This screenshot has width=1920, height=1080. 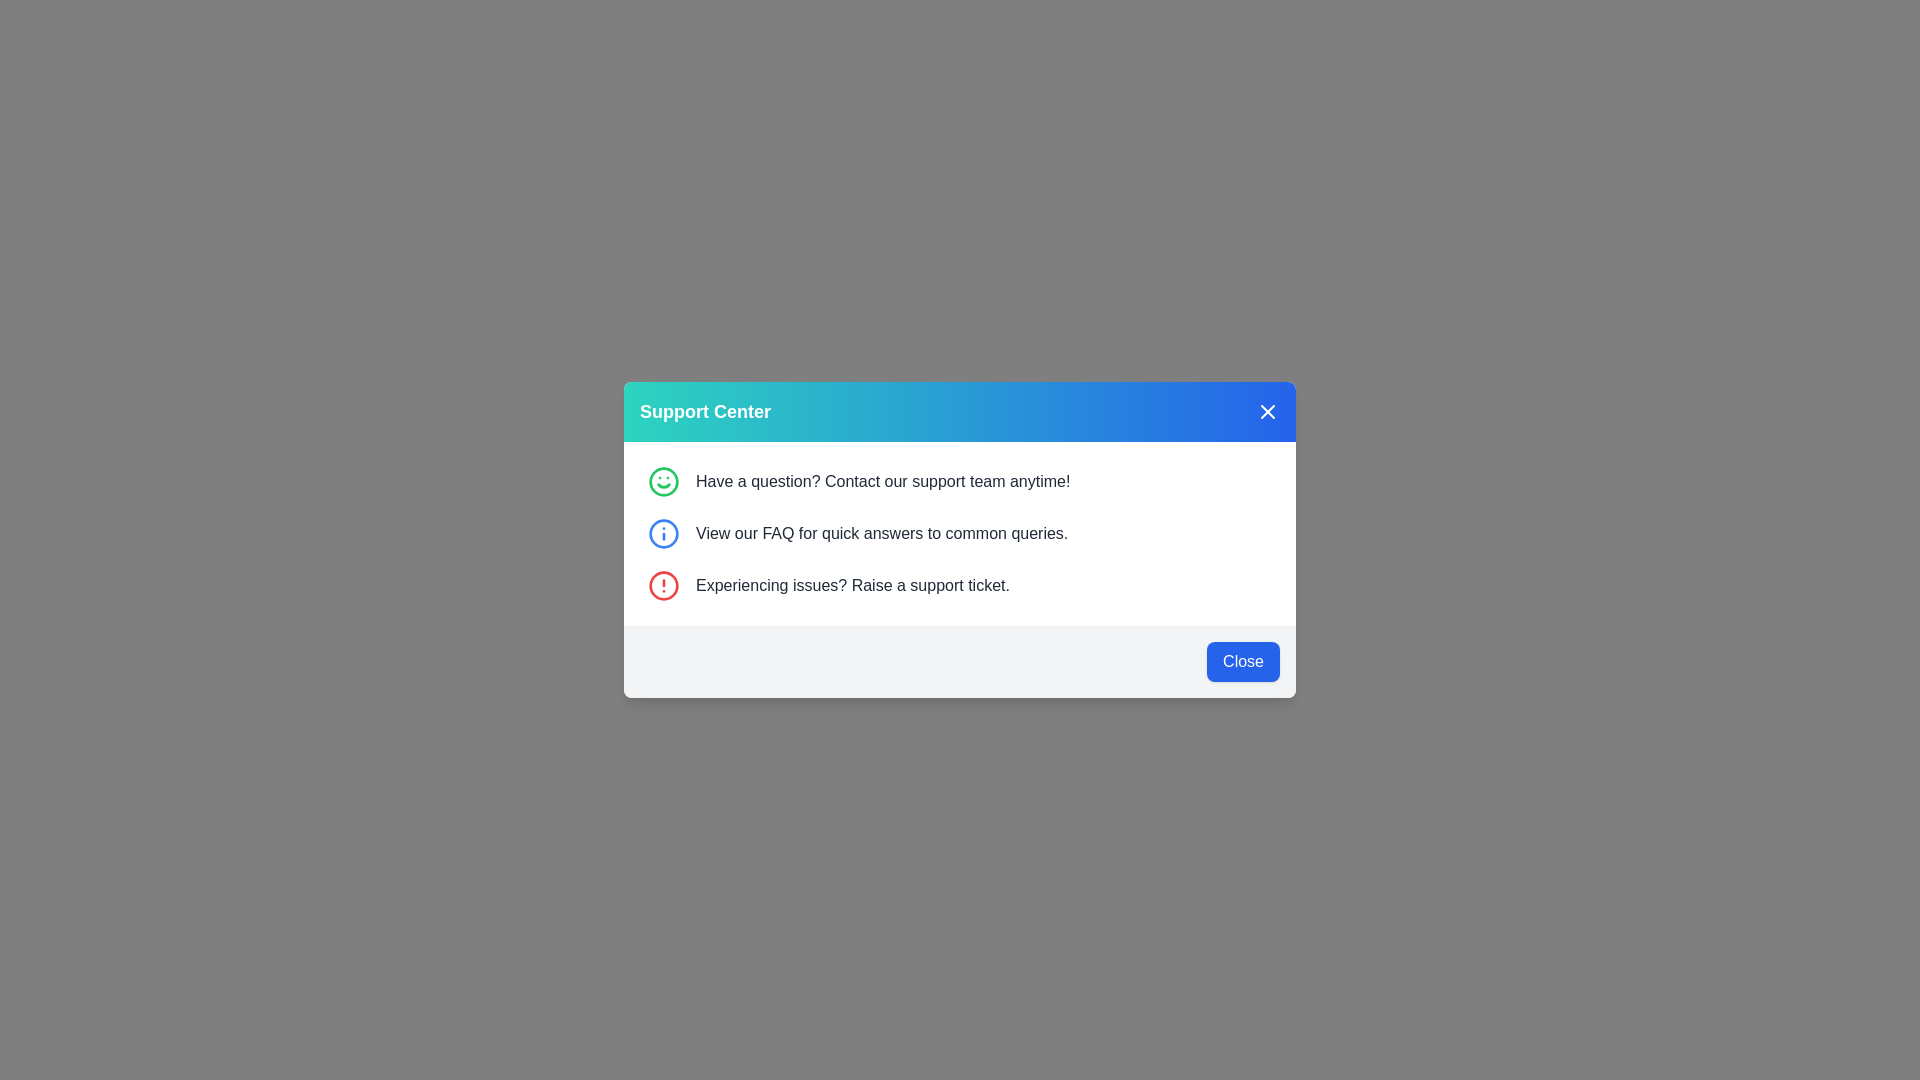 What do you see at coordinates (663, 532) in the screenshot?
I see `the SVG Circle that represents information in the second row of the modal interface` at bounding box center [663, 532].